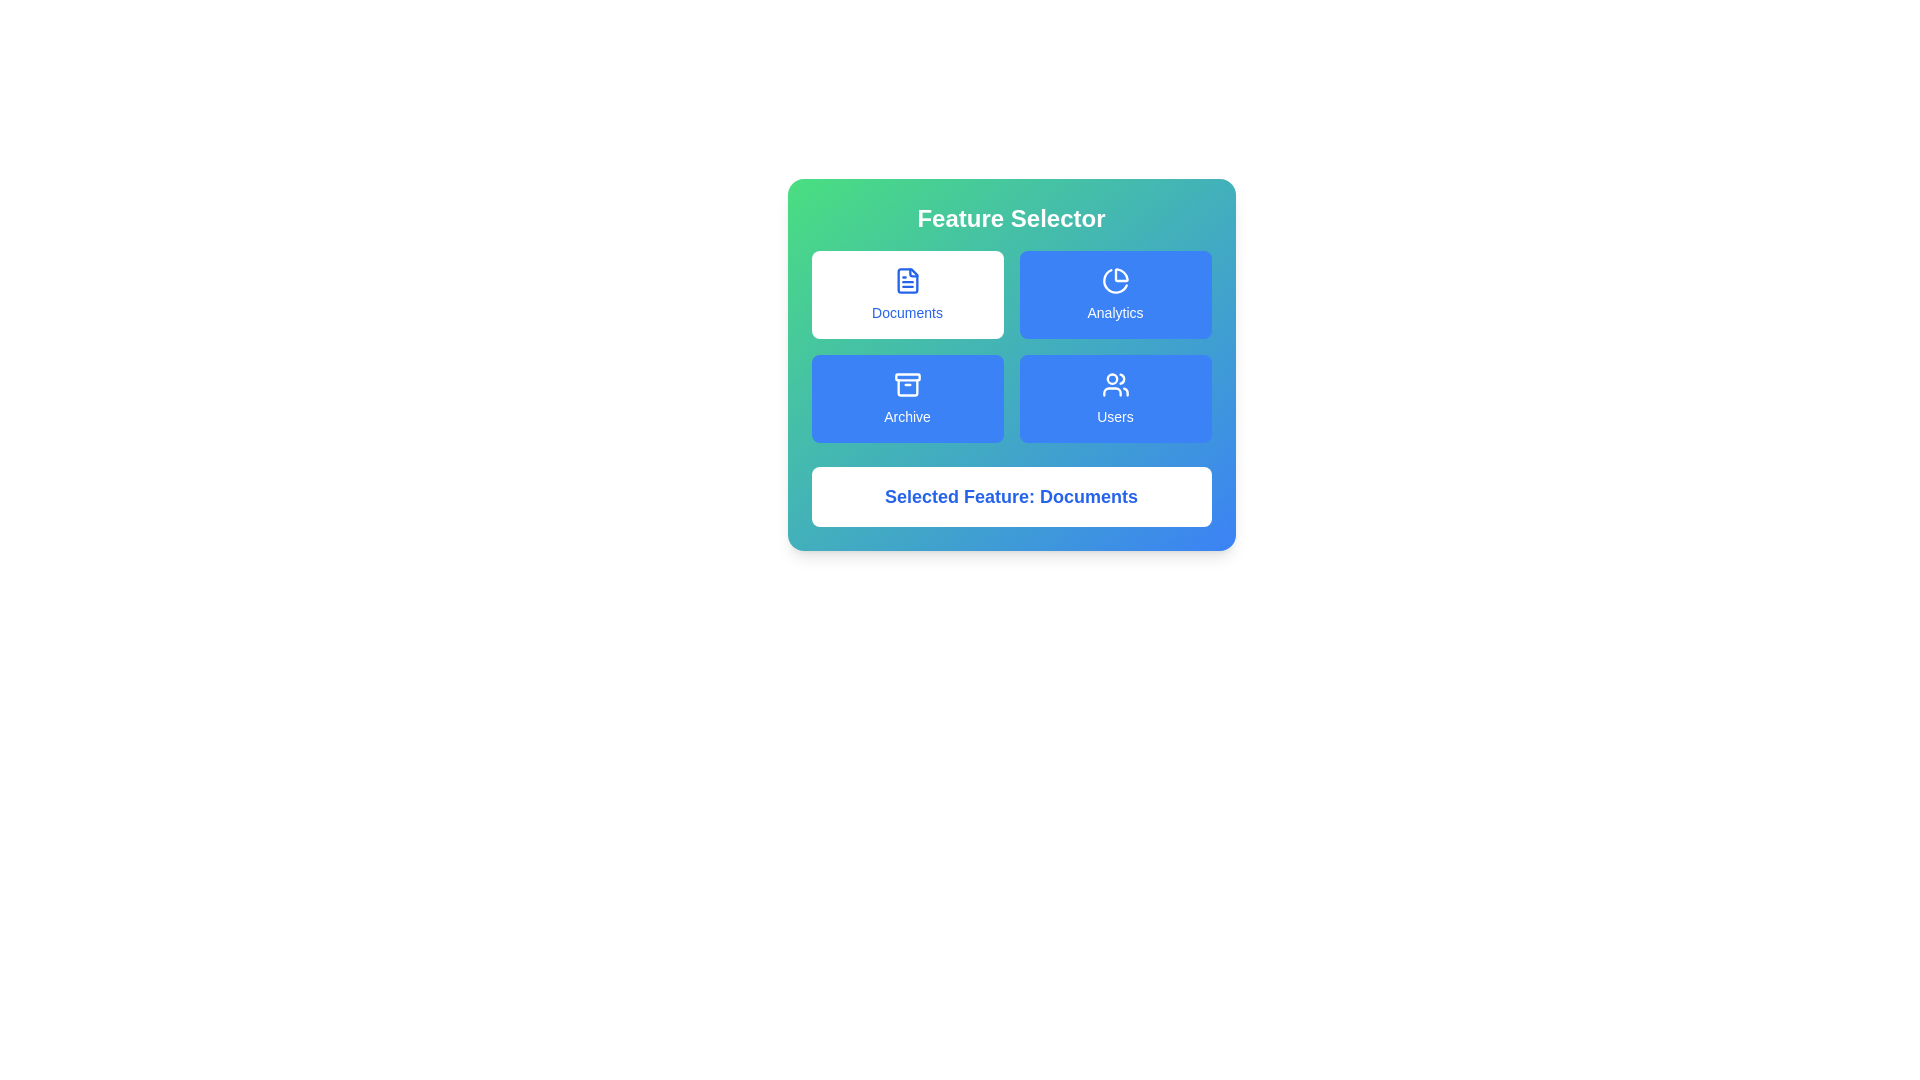 The height and width of the screenshot is (1080, 1920). I want to click on the blue button labeled 'Users' with a user icon, so click(1114, 398).